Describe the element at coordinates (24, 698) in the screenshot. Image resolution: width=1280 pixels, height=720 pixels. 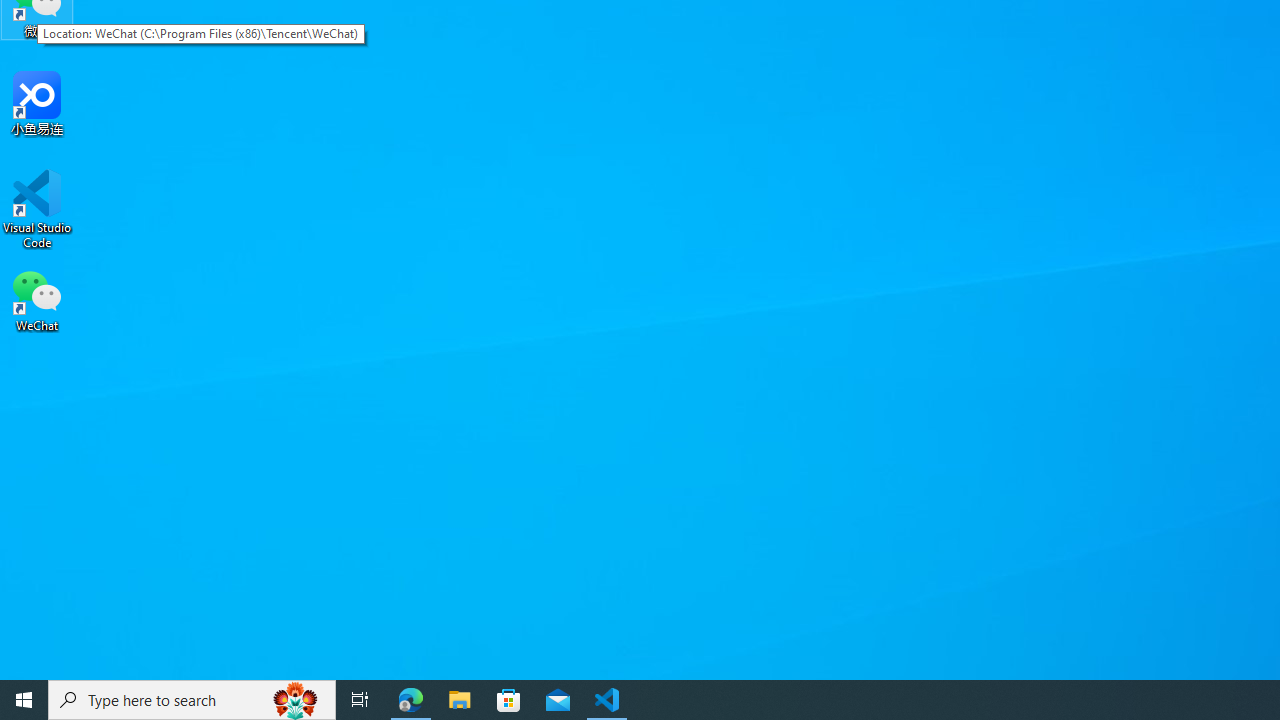
I see `'Start'` at that location.